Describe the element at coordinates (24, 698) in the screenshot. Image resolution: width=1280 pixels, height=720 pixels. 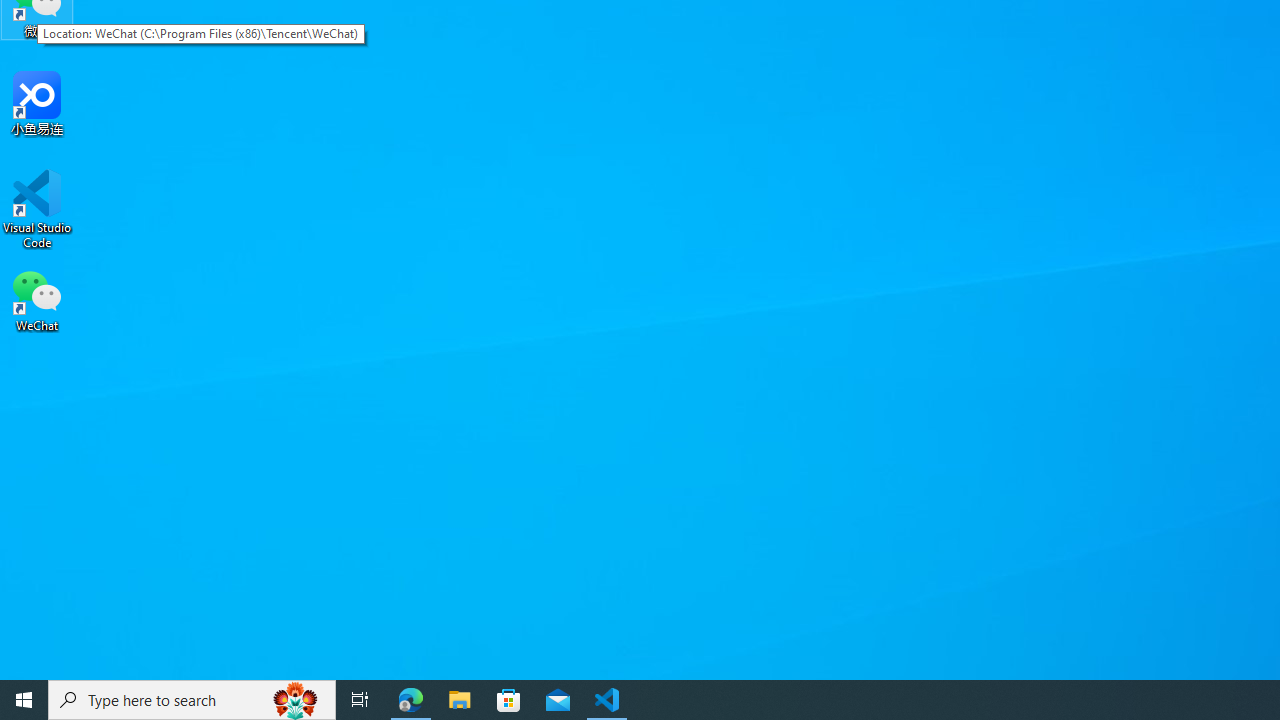
I see `'Start'` at that location.